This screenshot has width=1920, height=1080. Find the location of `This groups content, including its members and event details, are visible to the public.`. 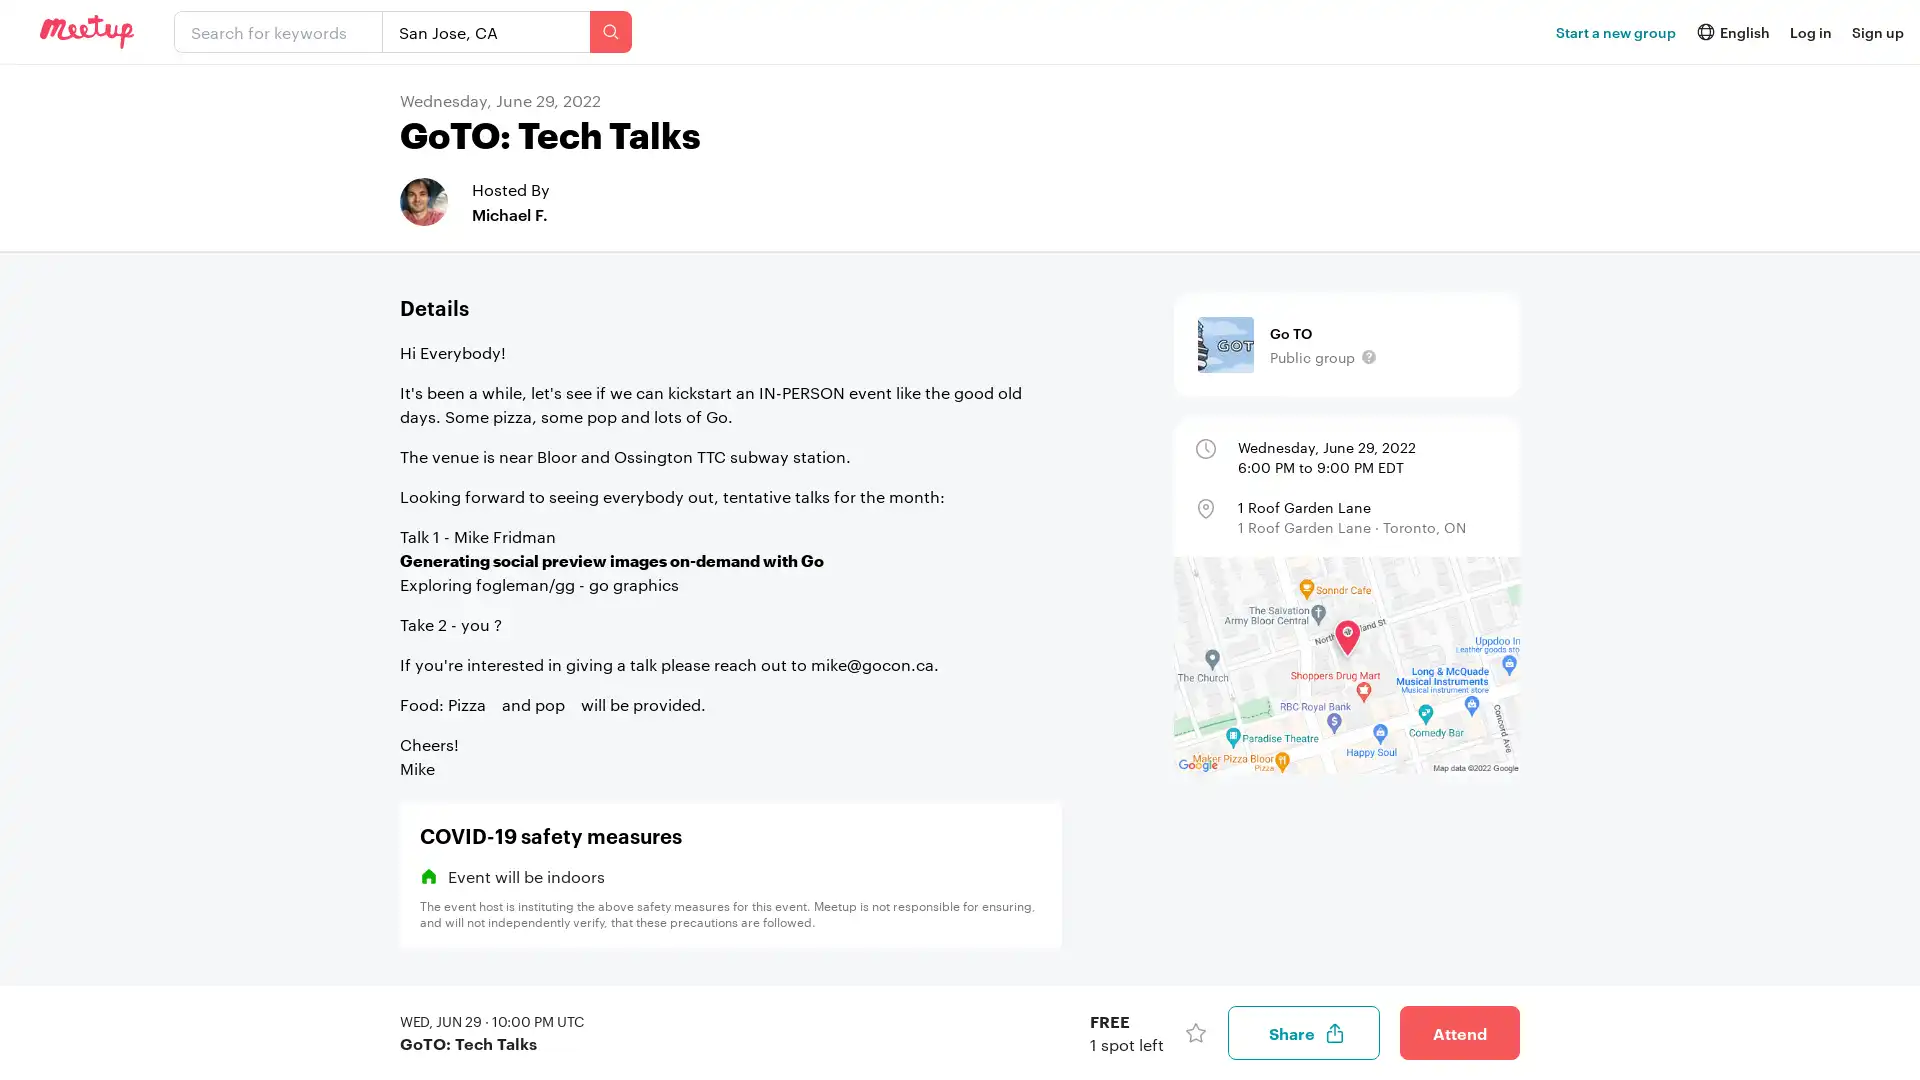

This groups content, including its members and event details, are visible to the public. is located at coordinates (1367, 356).